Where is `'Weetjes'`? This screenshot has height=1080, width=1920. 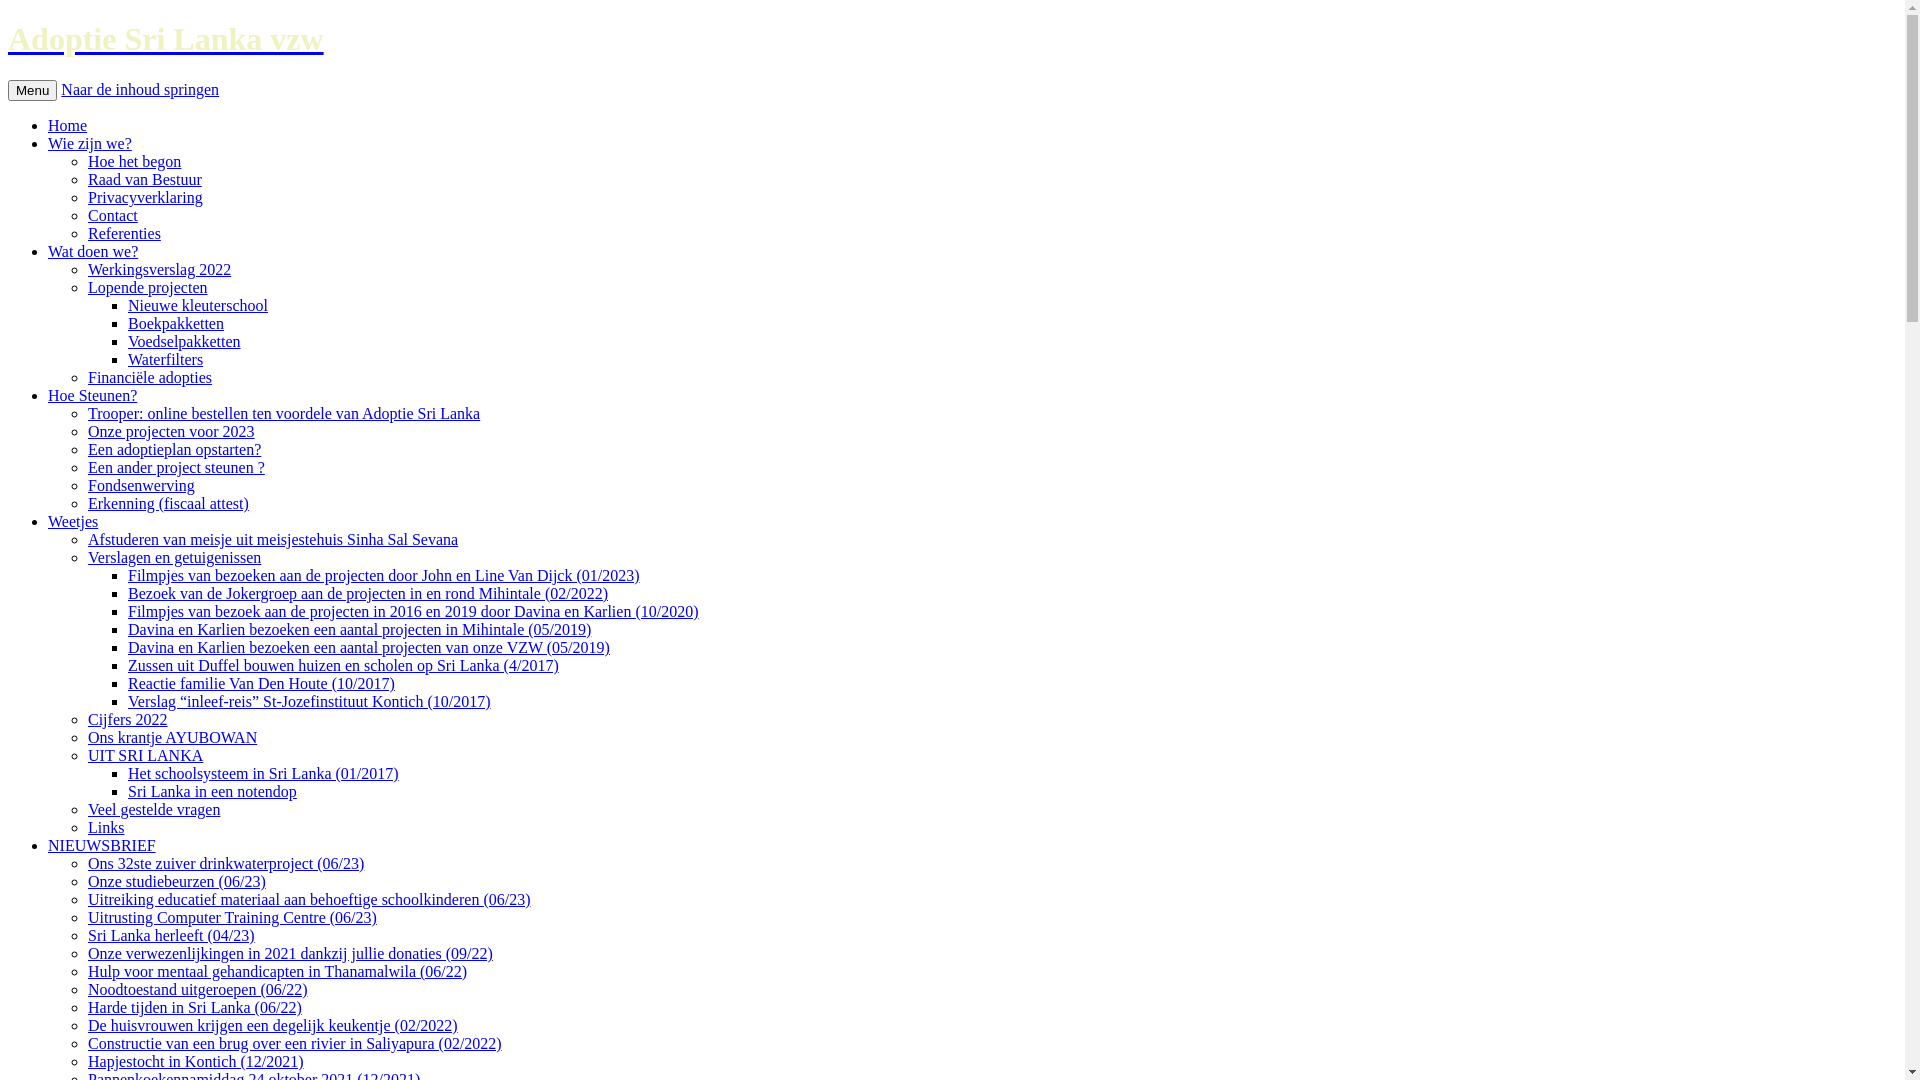 'Weetjes' is located at coordinates (72, 520).